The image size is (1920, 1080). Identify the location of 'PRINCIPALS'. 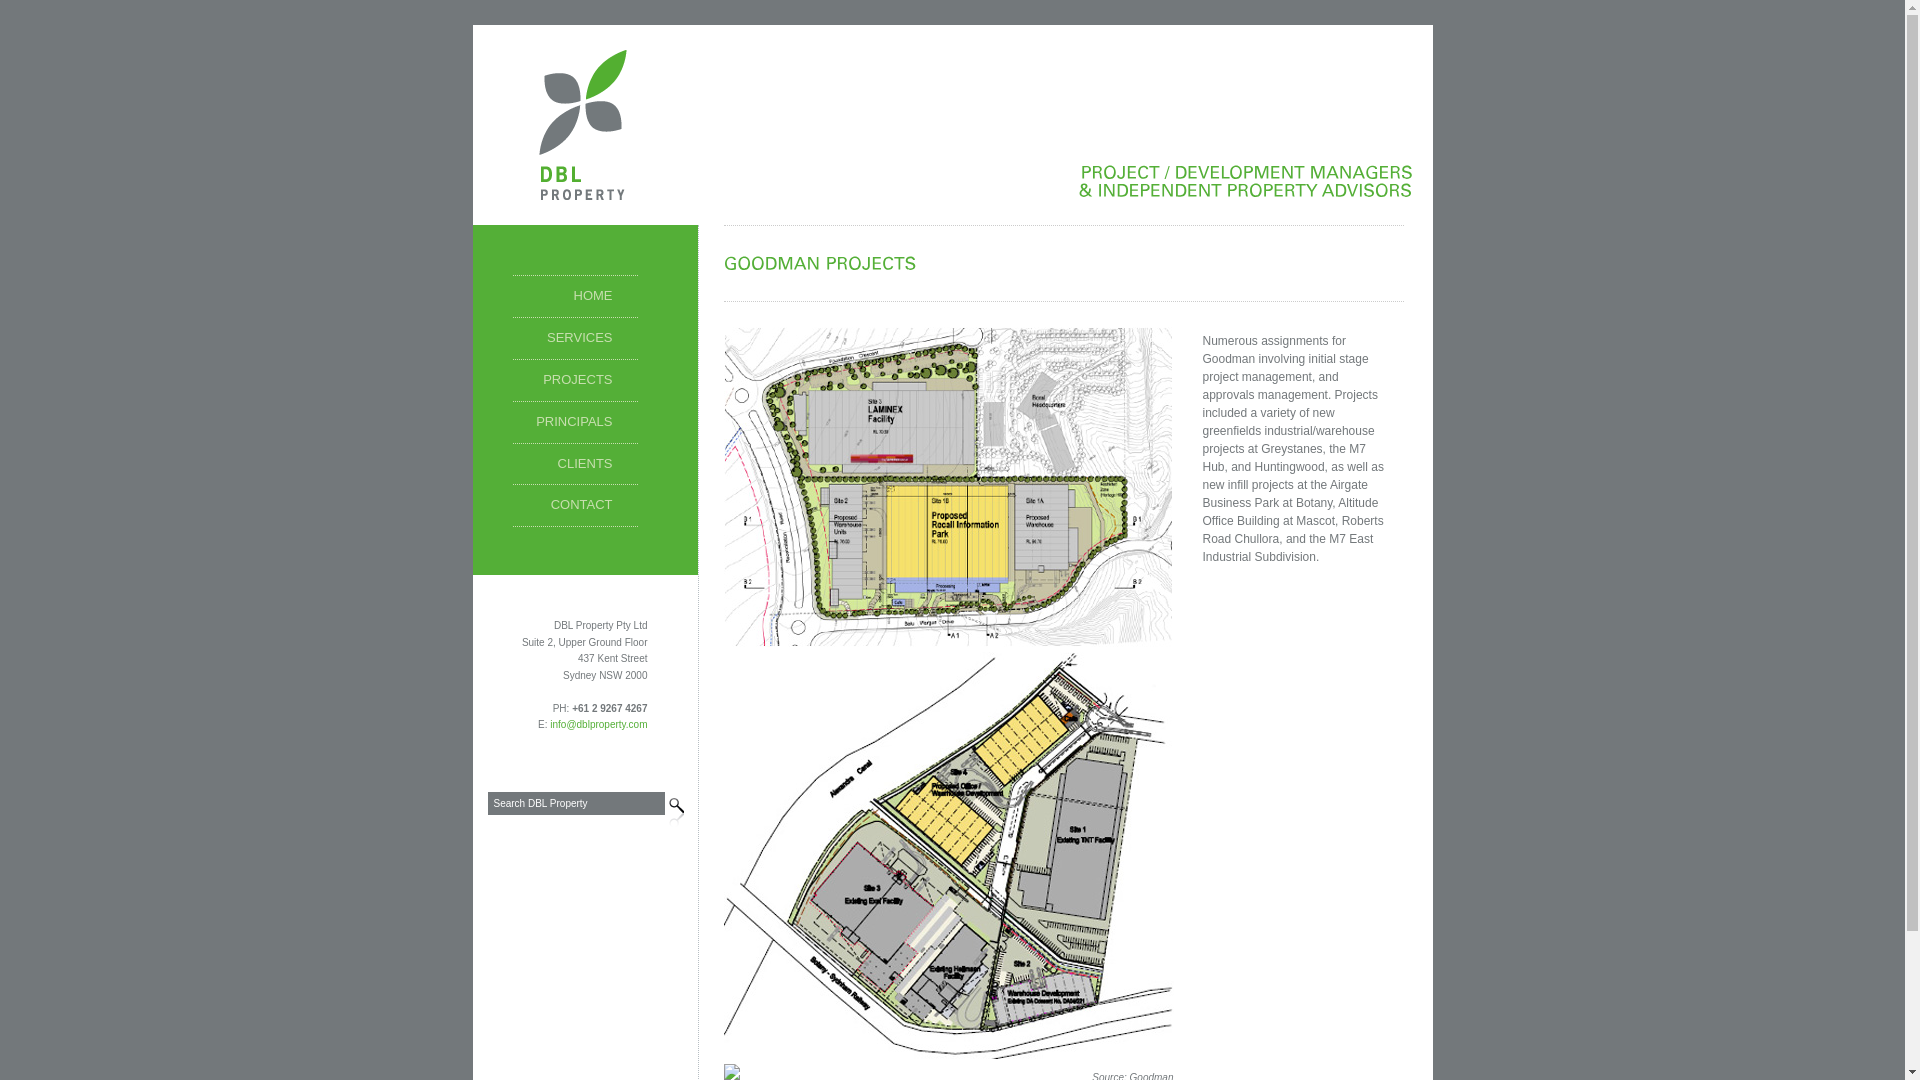
(573, 422).